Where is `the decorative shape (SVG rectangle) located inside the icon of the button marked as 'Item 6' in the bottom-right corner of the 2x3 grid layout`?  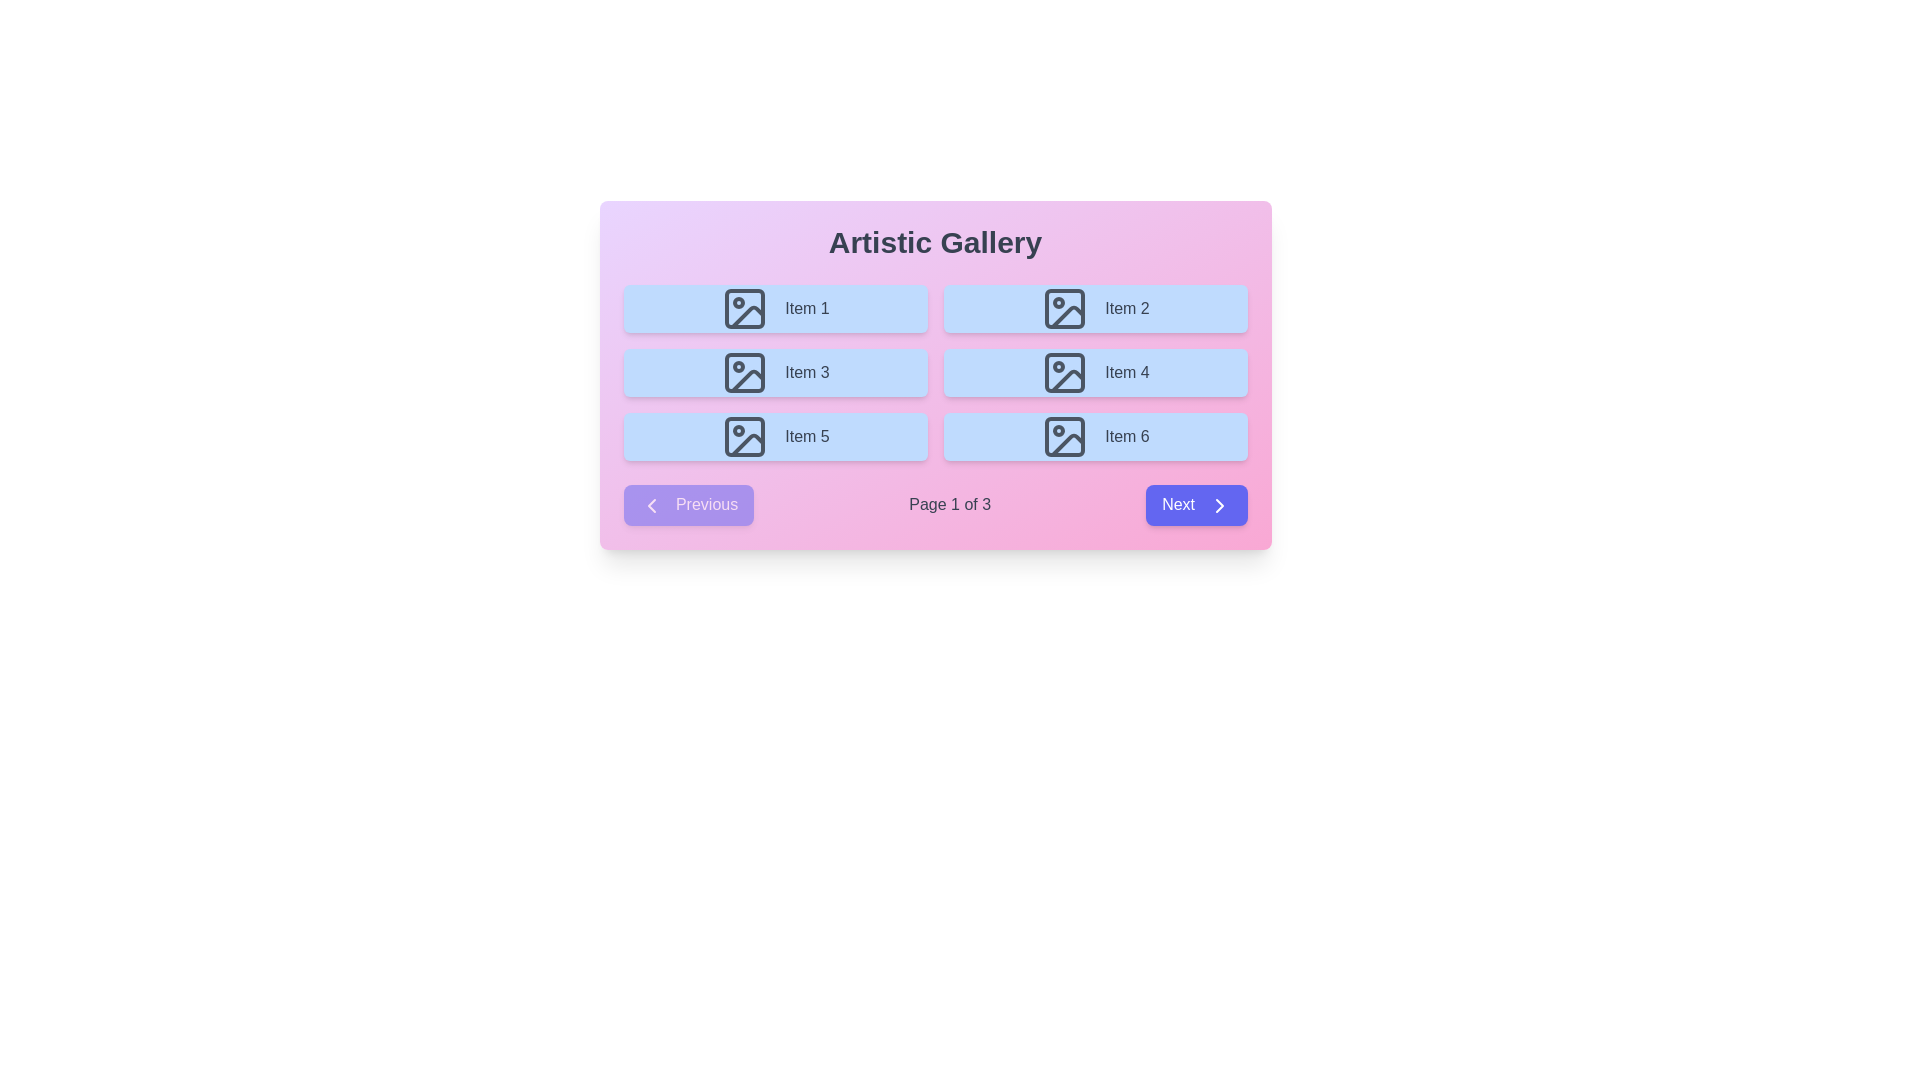
the decorative shape (SVG rectangle) located inside the icon of the button marked as 'Item 6' in the bottom-right corner of the 2x3 grid layout is located at coordinates (1064, 435).